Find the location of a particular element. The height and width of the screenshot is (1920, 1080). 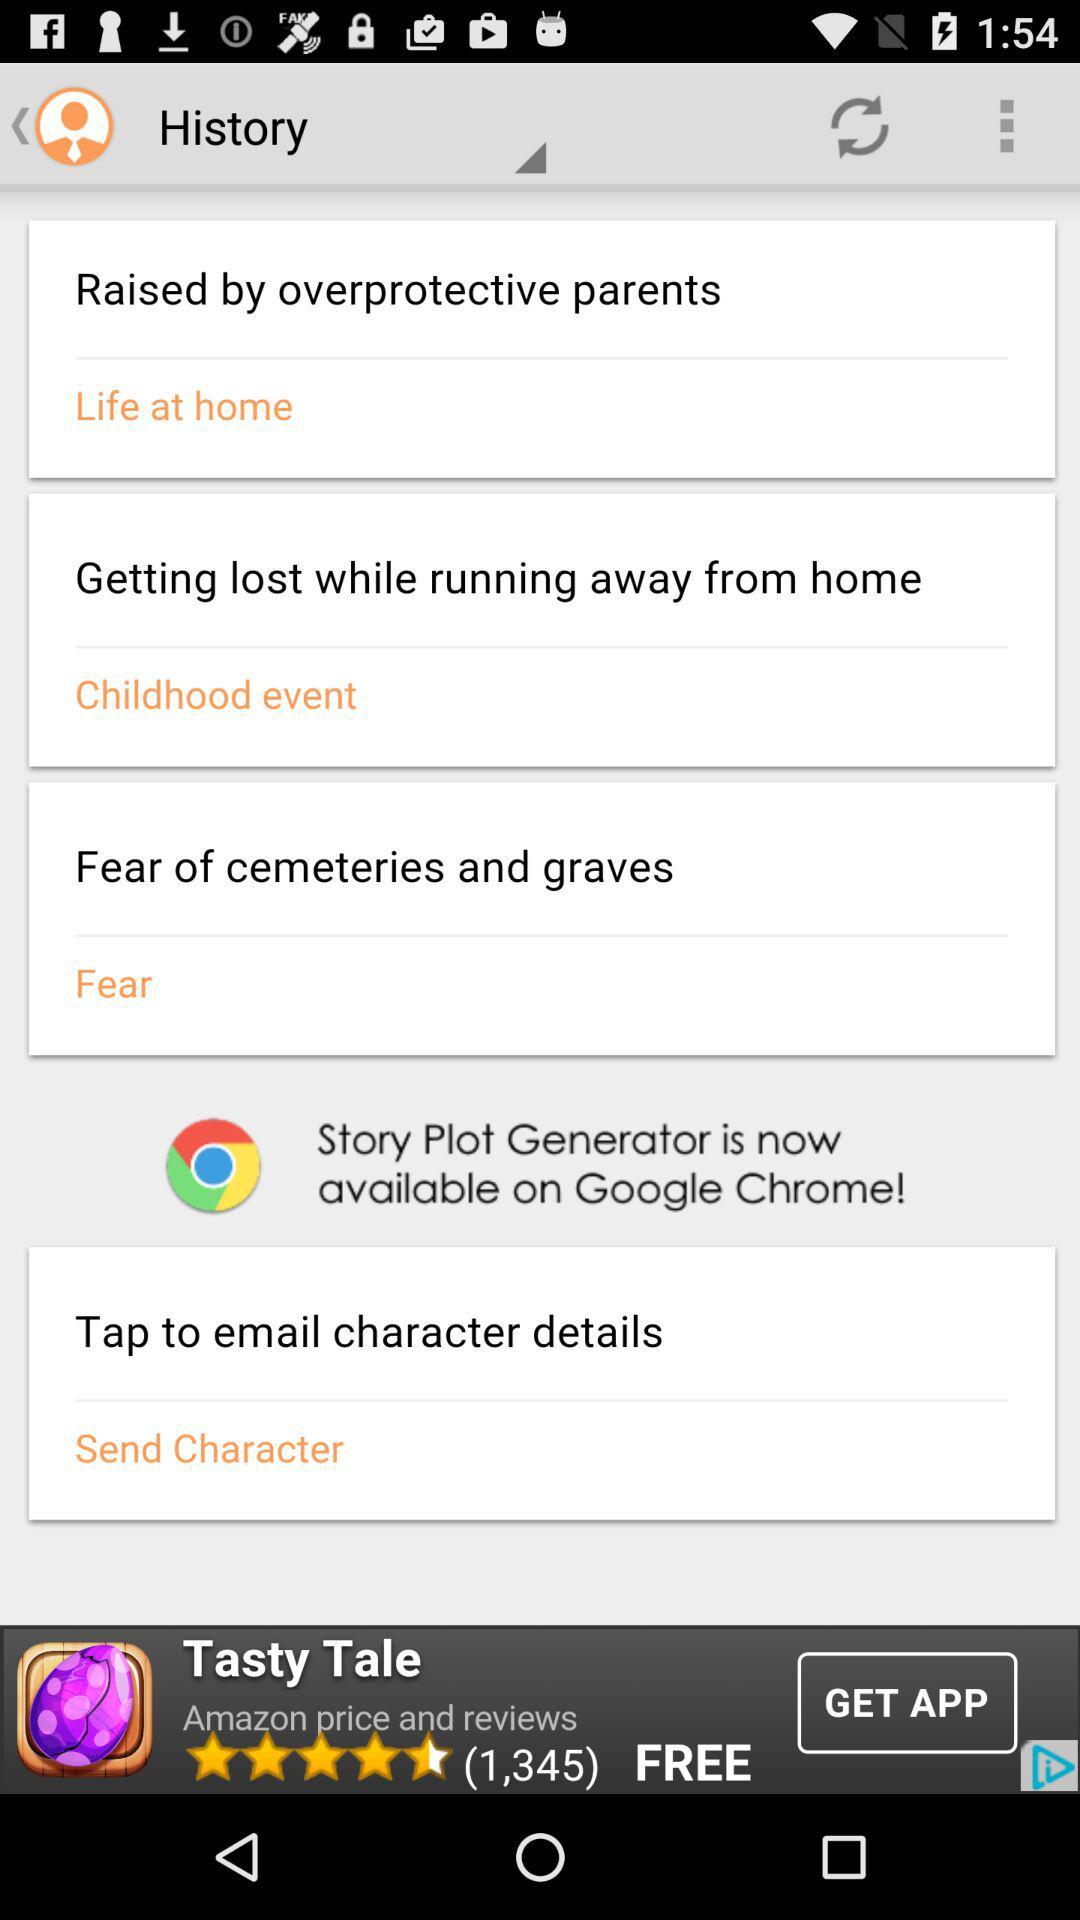

read stories is located at coordinates (540, 905).